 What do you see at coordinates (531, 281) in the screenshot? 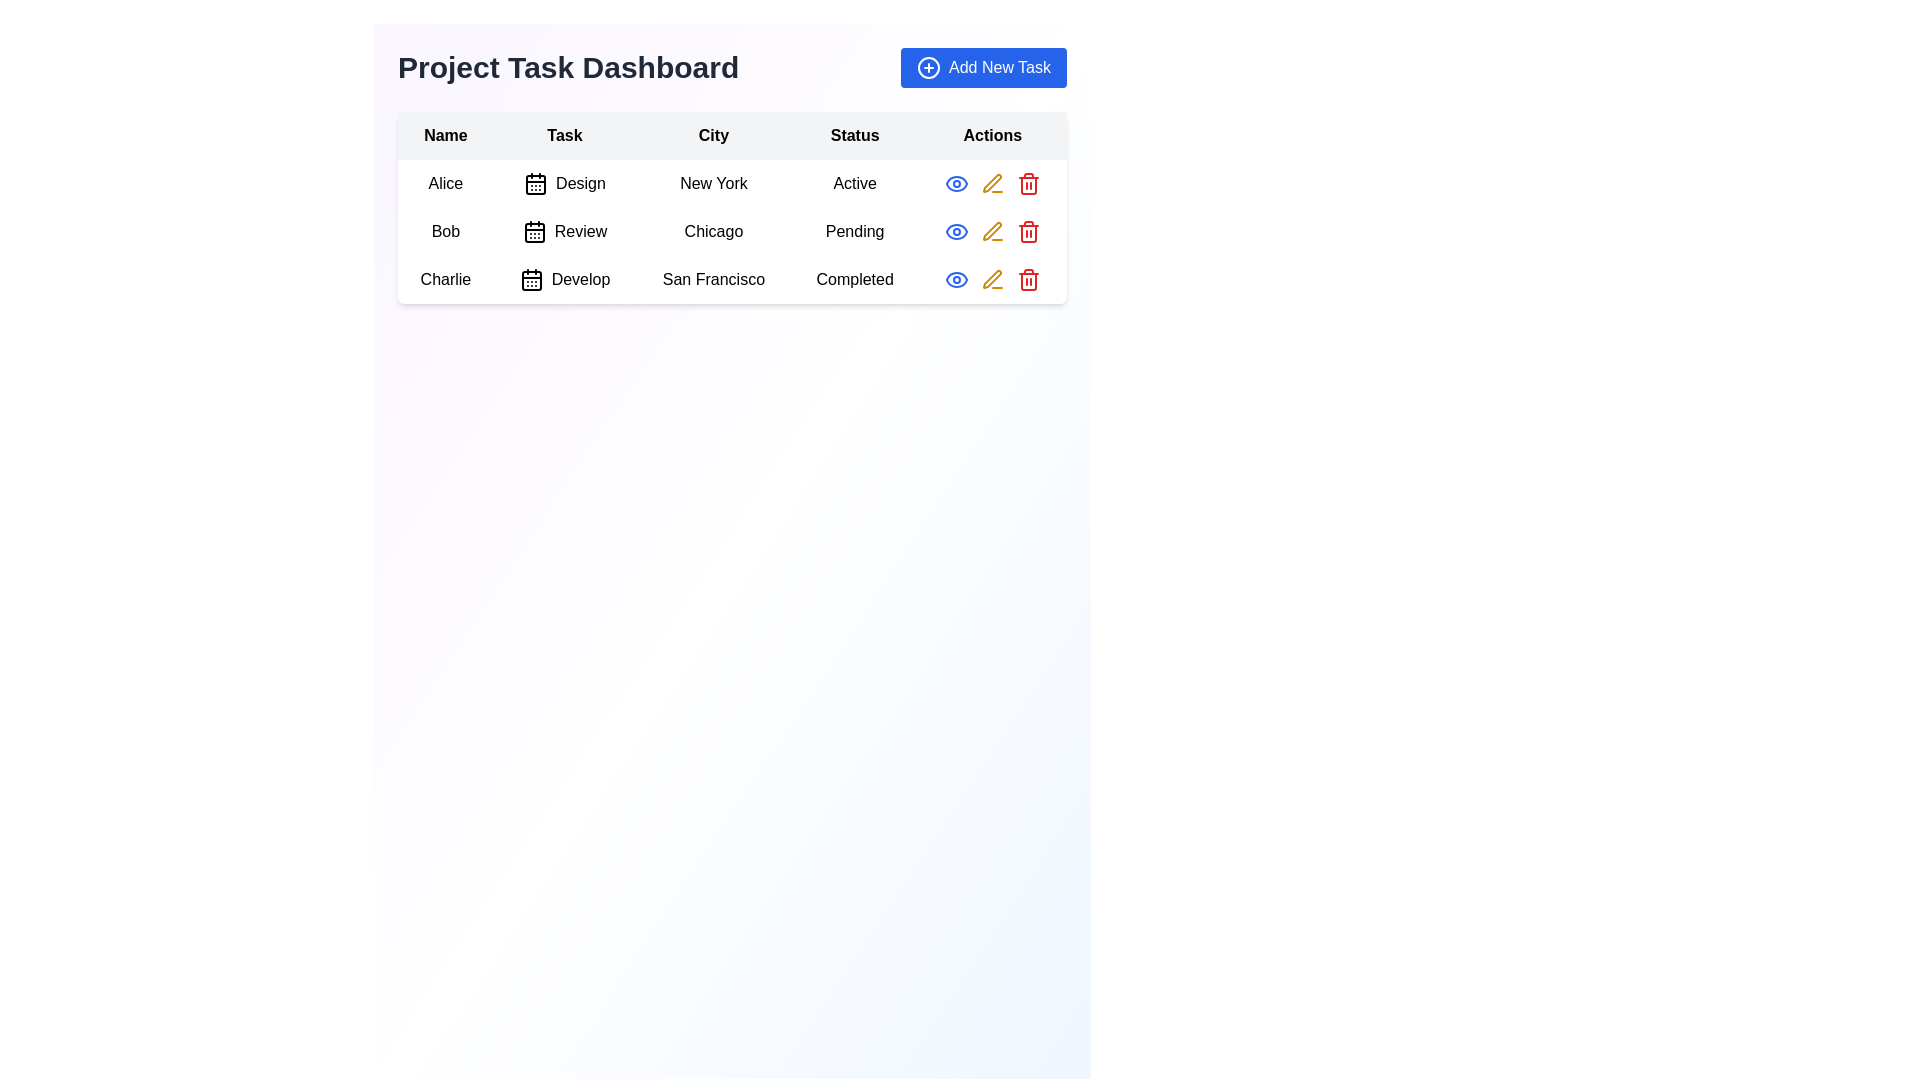
I see `the decorative calendar icon located in the 'Task' column for the 'Charlie' row` at bounding box center [531, 281].